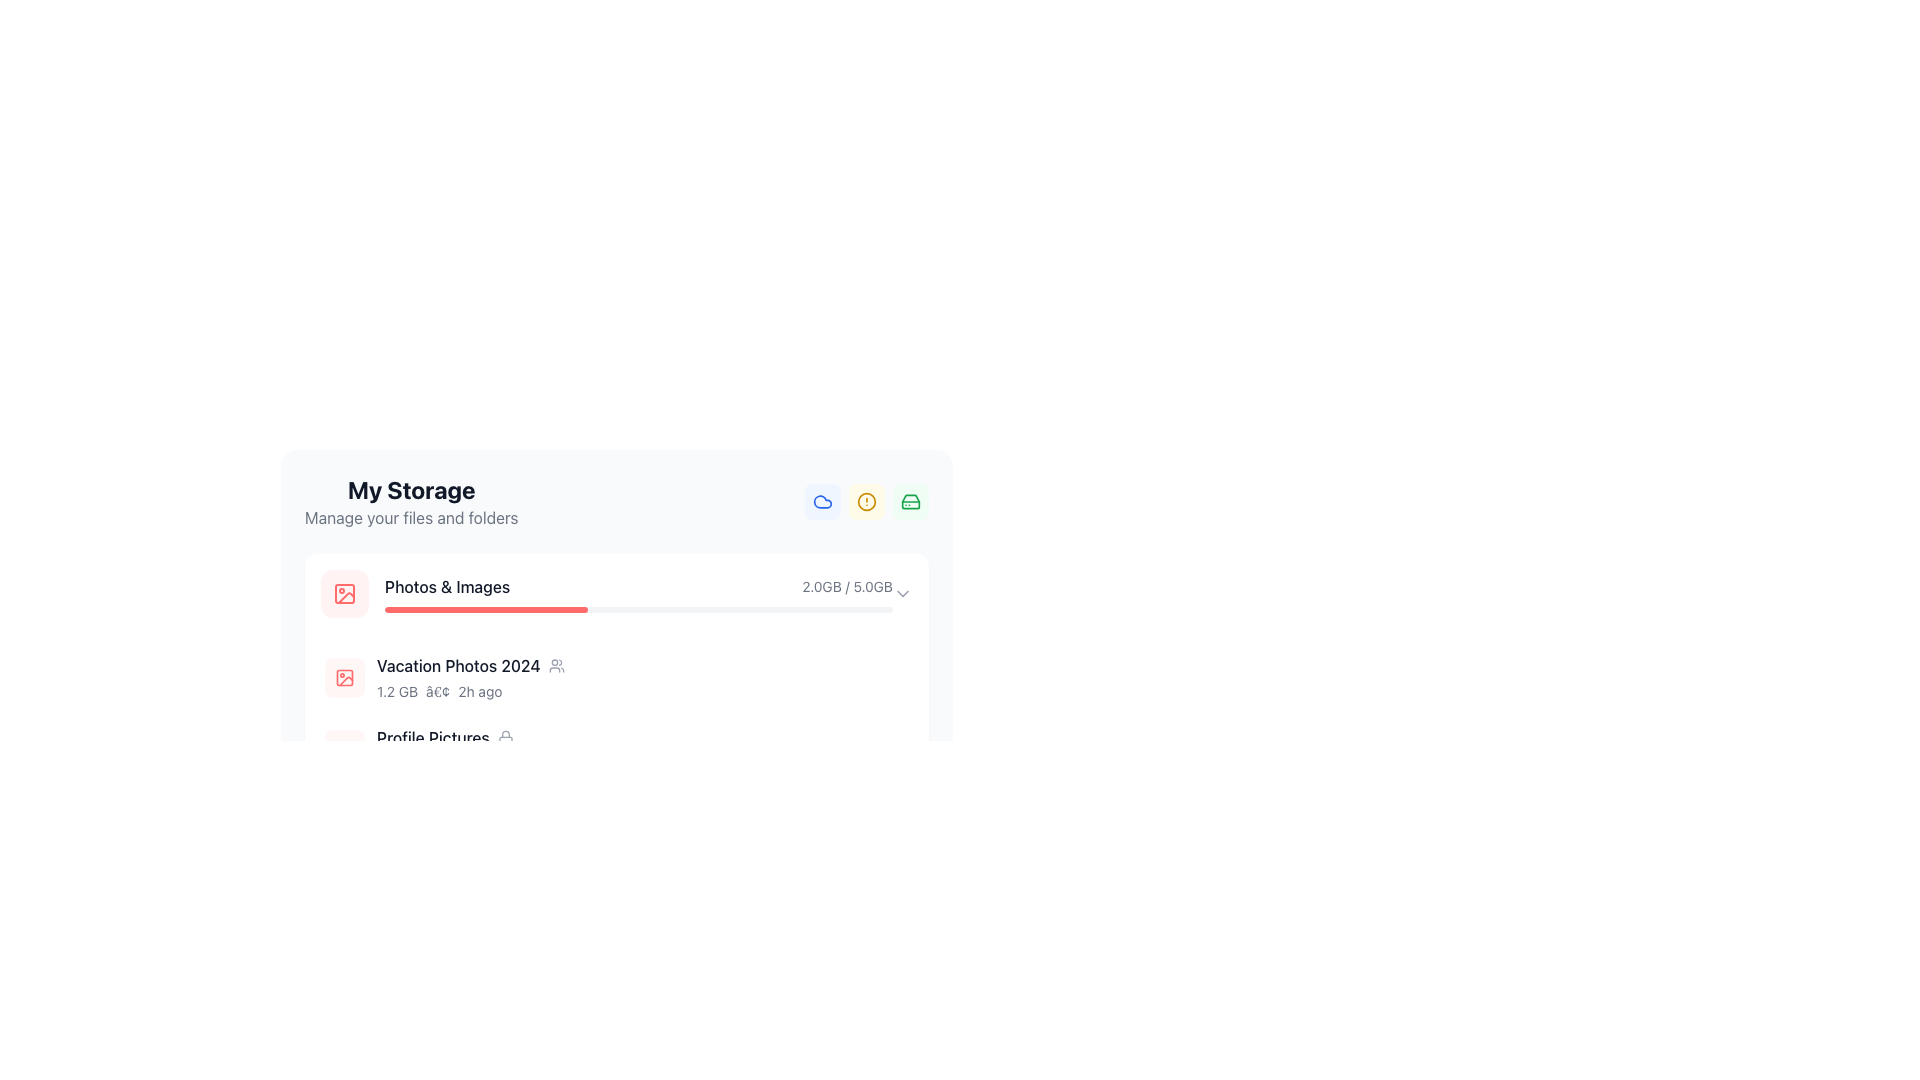 The height and width of the screenshot is (1080, 1920). I want to click on the centered bullet symbol ('•') displayed in gray, used as a separator, located between '450 MB' and '1d ago', so click(446, 763).